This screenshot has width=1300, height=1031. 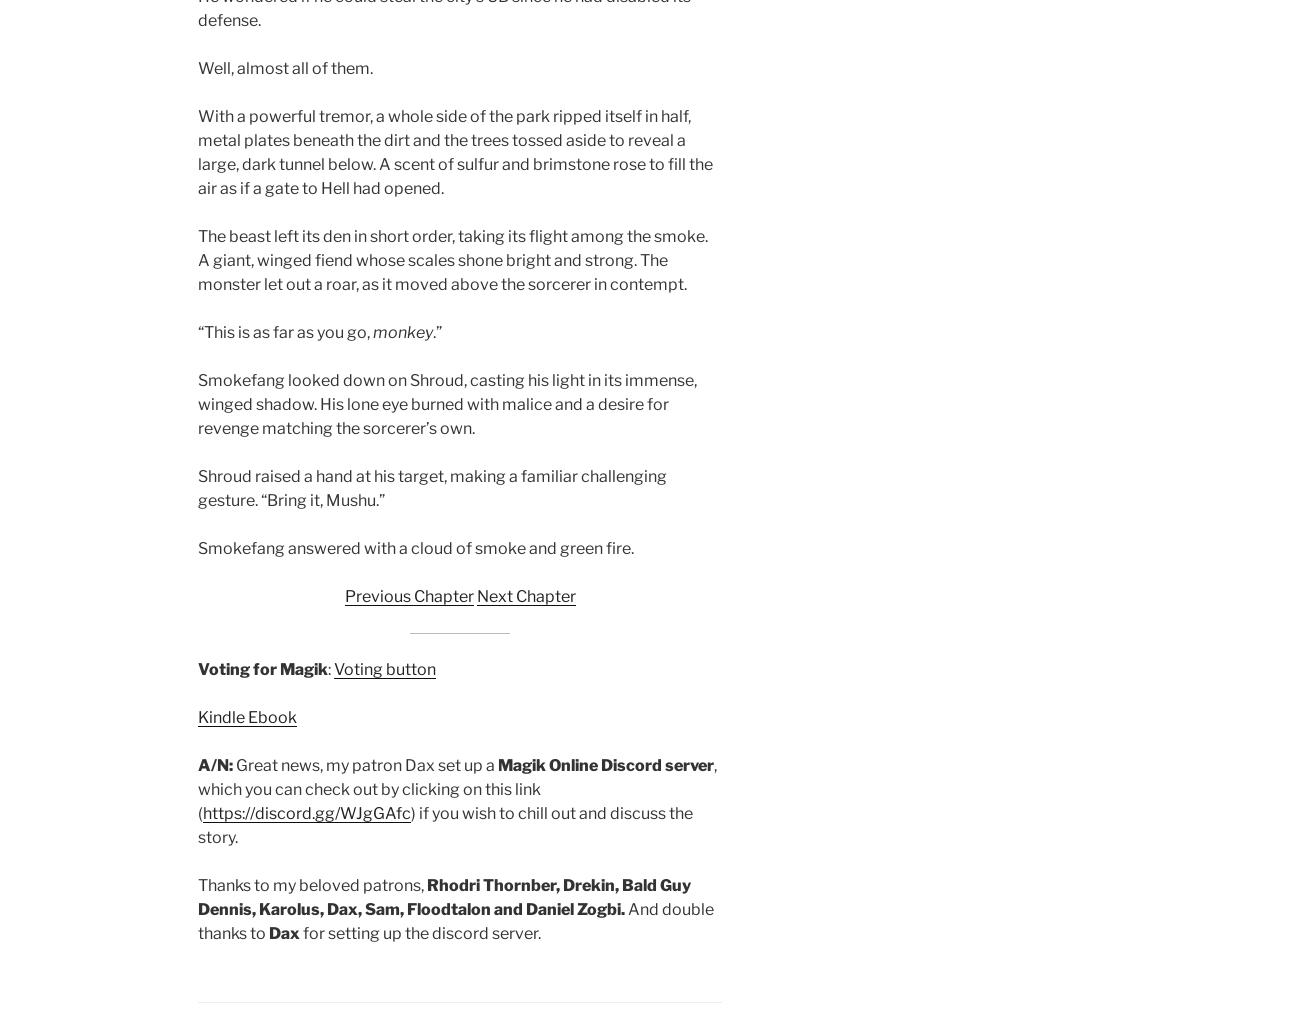 I want to click on '.”', so click(x=436, y=331).